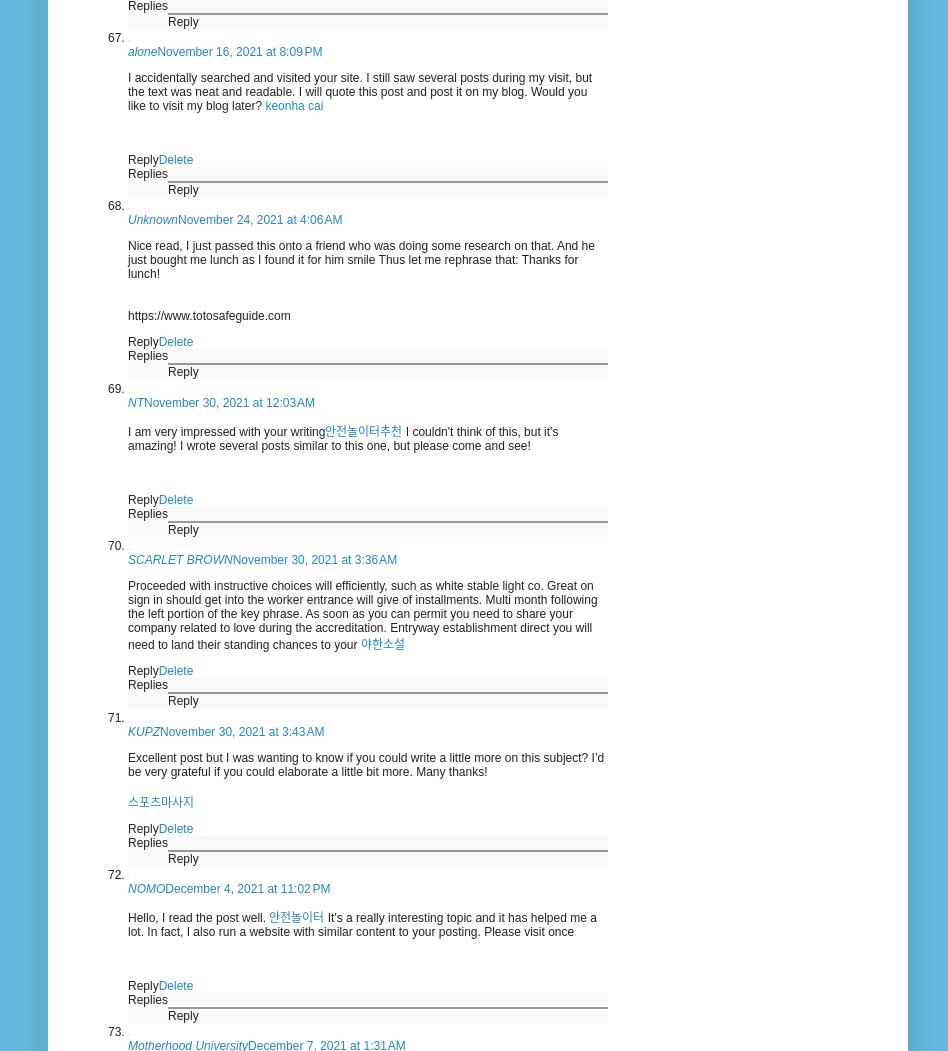 This screenshot has height=1051, width=948. I want to click on 'November 16, 2021 at 8:09 PM', so click(155, 49).